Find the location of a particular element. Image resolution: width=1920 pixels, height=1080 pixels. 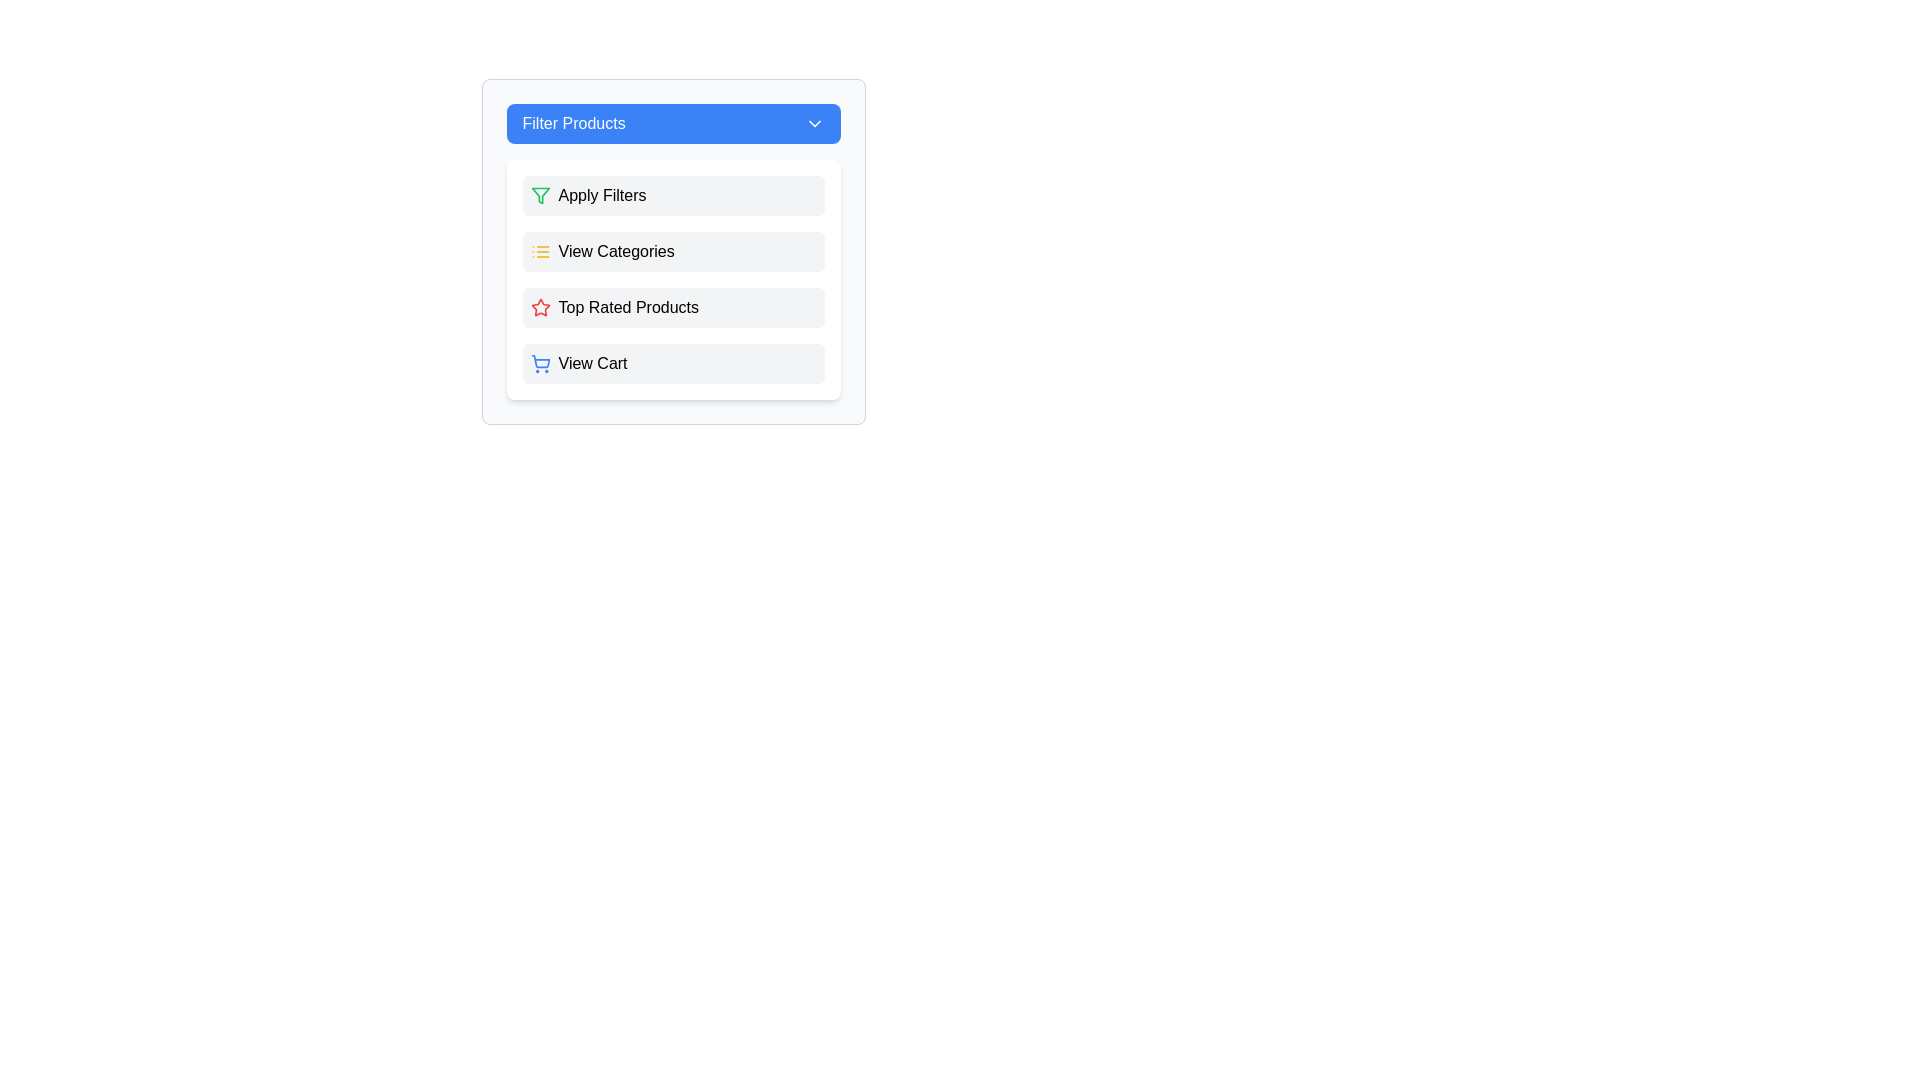

the red star-shaped icon located to the left of the 'Top Rated Products' text for recognition is located at coordinates (540, 308).